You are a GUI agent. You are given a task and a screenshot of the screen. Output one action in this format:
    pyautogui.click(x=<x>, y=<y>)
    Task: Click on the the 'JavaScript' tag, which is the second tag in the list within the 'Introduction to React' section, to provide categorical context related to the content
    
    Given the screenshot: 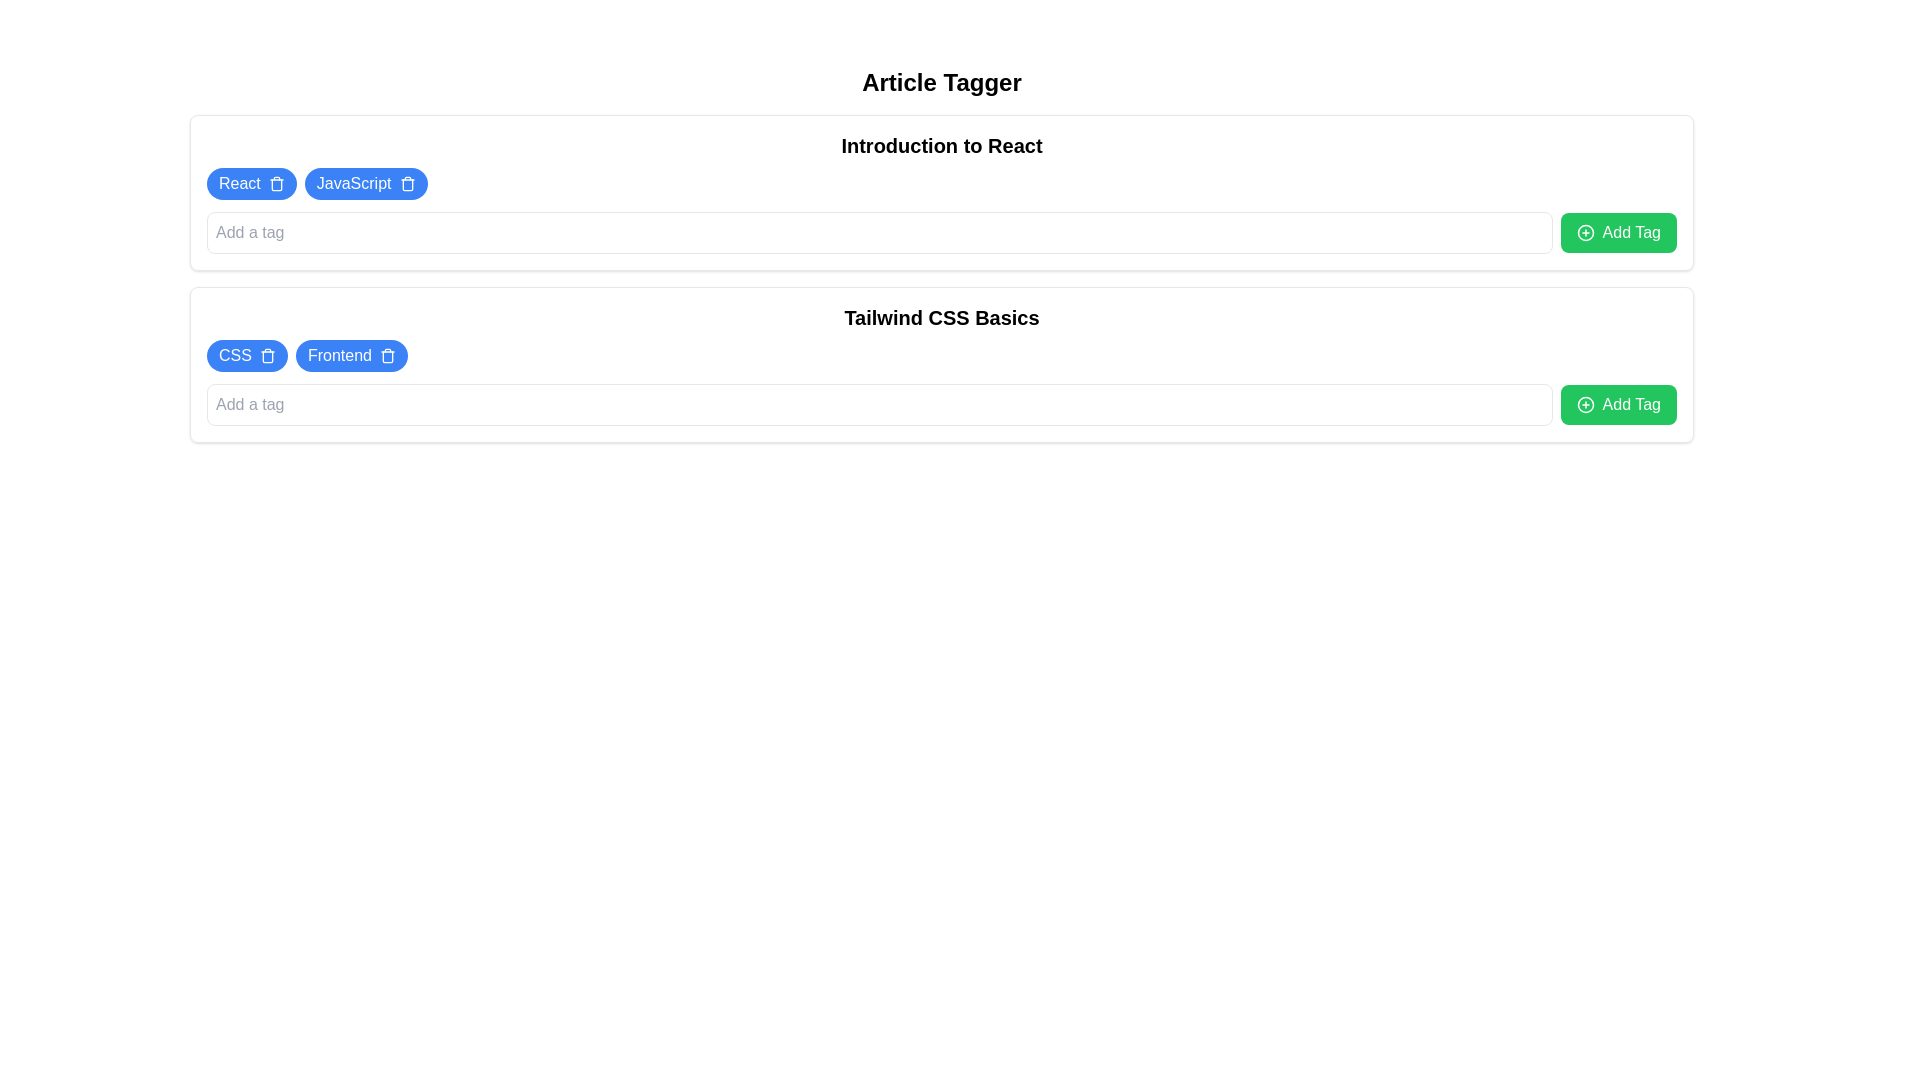 What is the action you would take?
    pyautogui.click(x=354, y=184)
    